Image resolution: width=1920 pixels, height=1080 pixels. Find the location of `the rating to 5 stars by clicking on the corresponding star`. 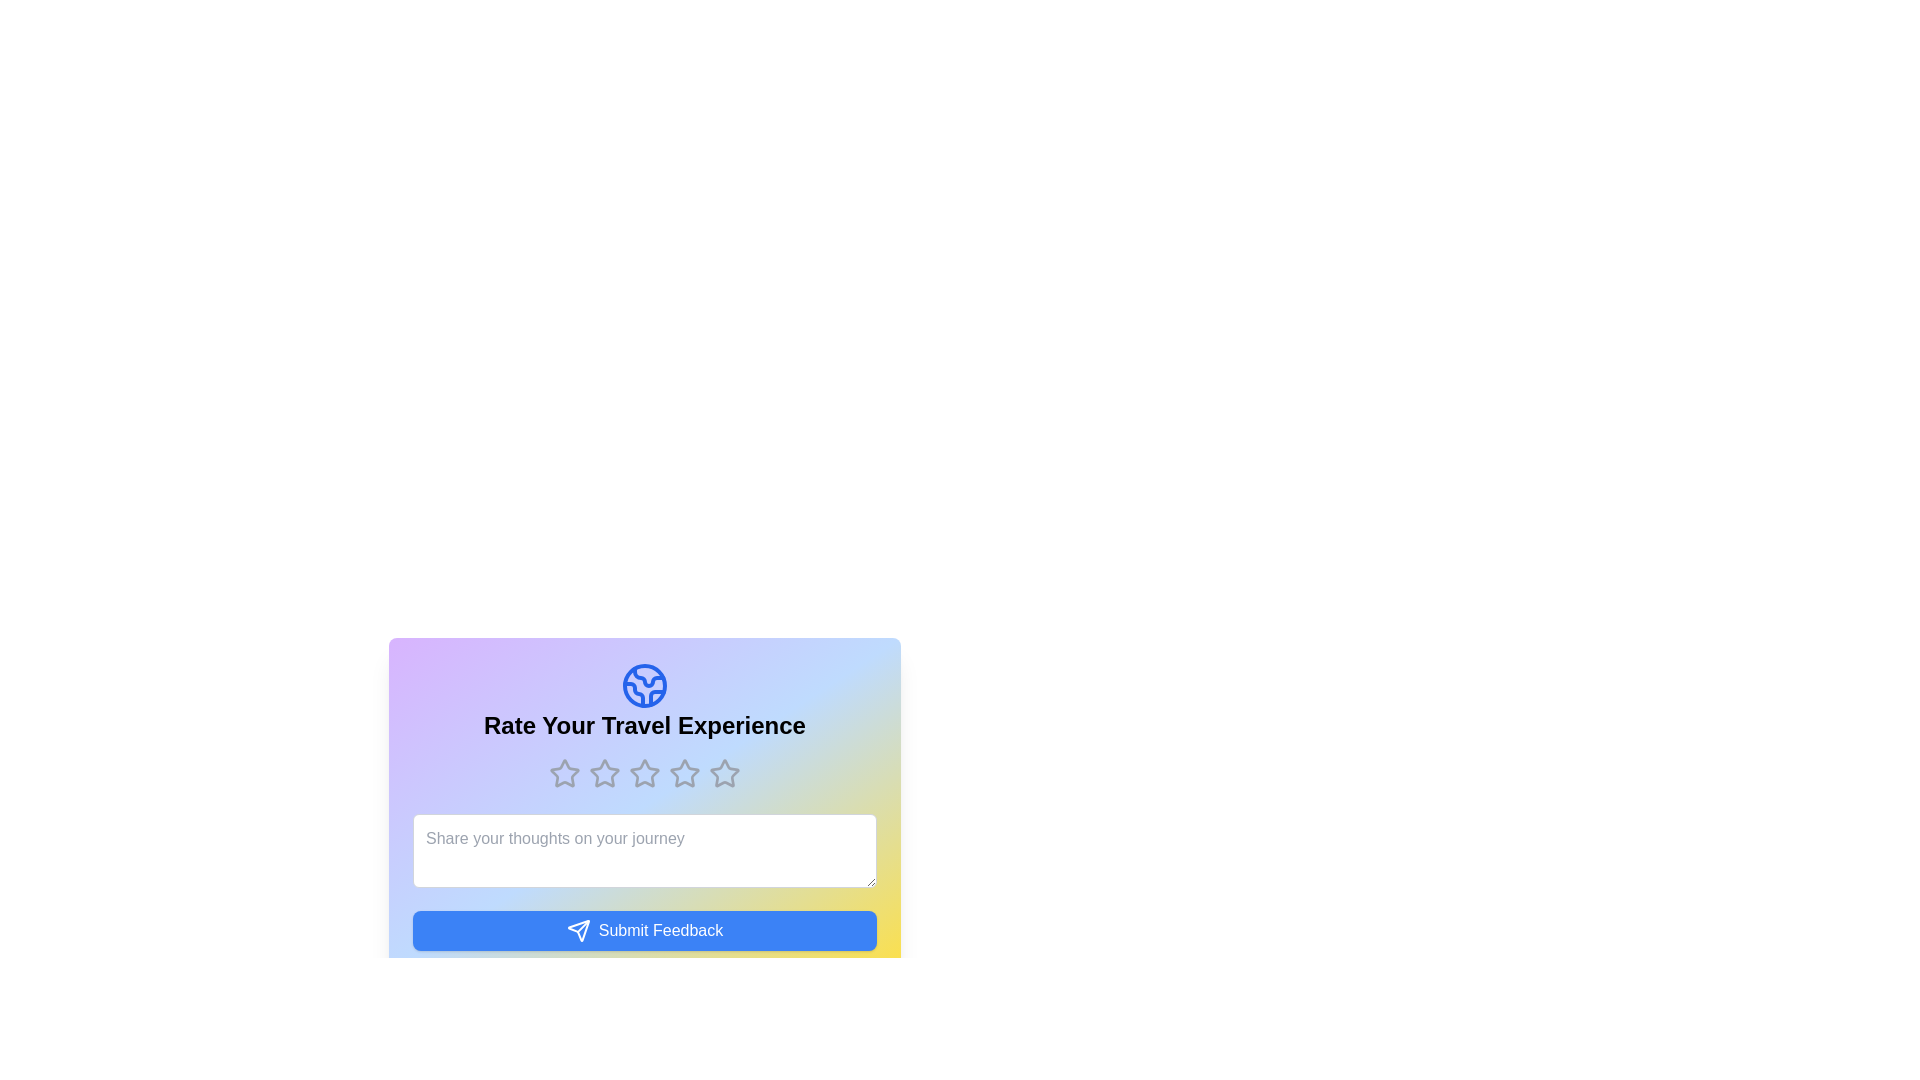

the rating to 5 stars by clicking on the corresponding star is located at coordinates (723, 773).